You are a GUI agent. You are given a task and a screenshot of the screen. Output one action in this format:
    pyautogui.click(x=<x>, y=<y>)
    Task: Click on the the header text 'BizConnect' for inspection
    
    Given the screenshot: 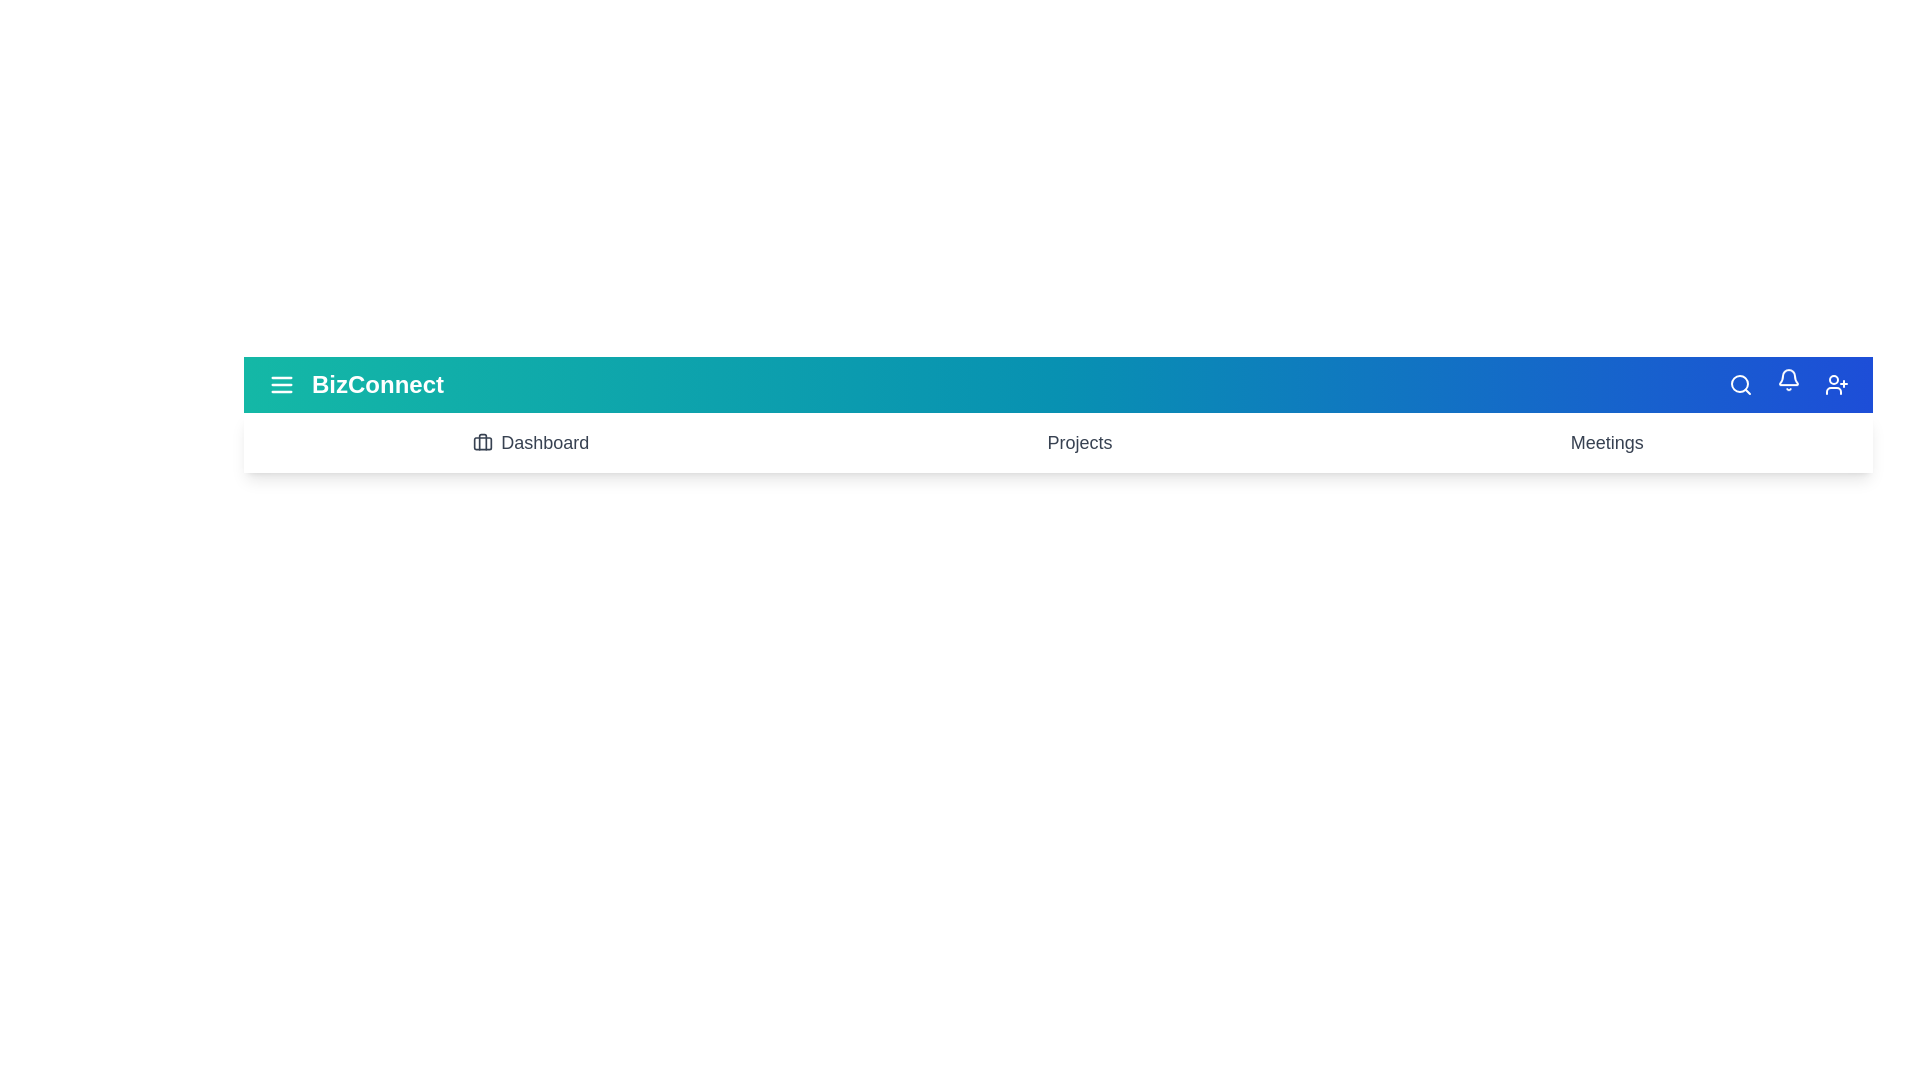 What is the action you would take?
    pyautogui.click(x=378, y=385)
    